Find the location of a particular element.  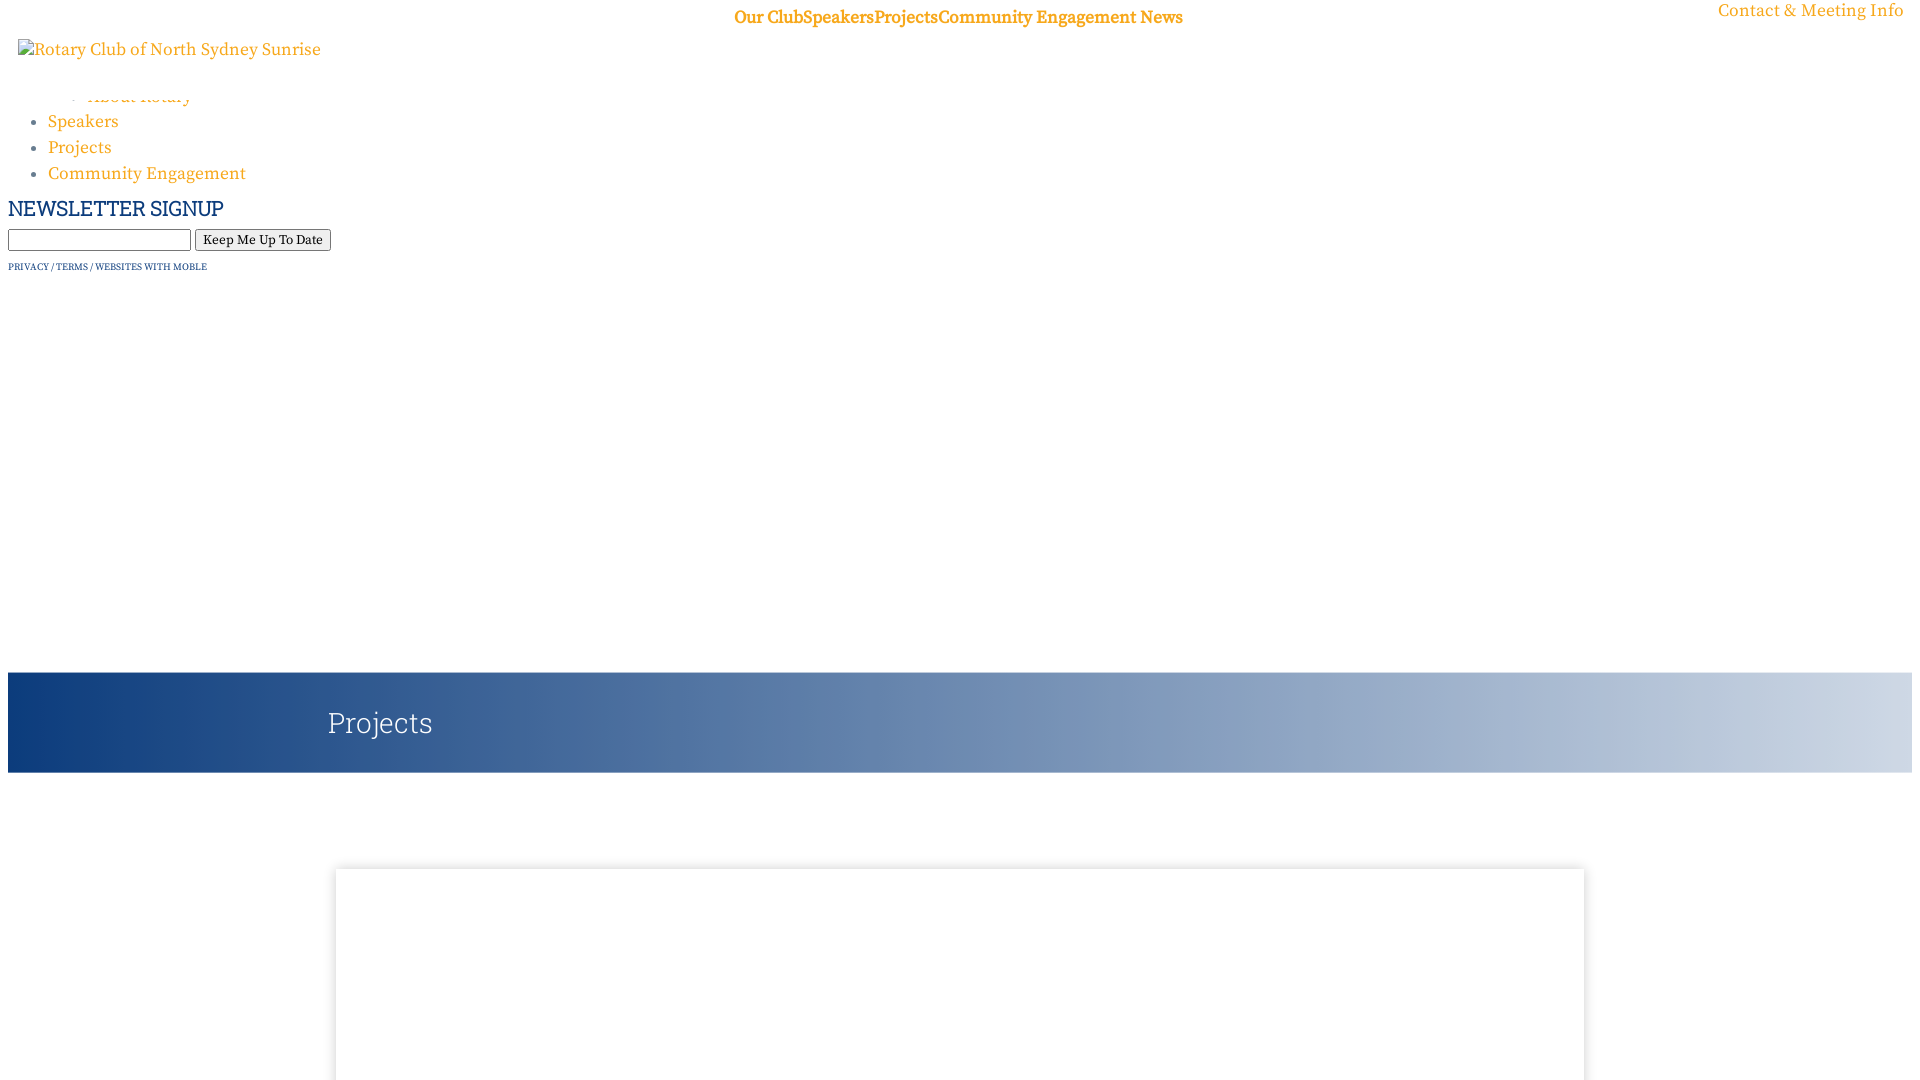

'Our Club' is located at coordinates (81, 45).